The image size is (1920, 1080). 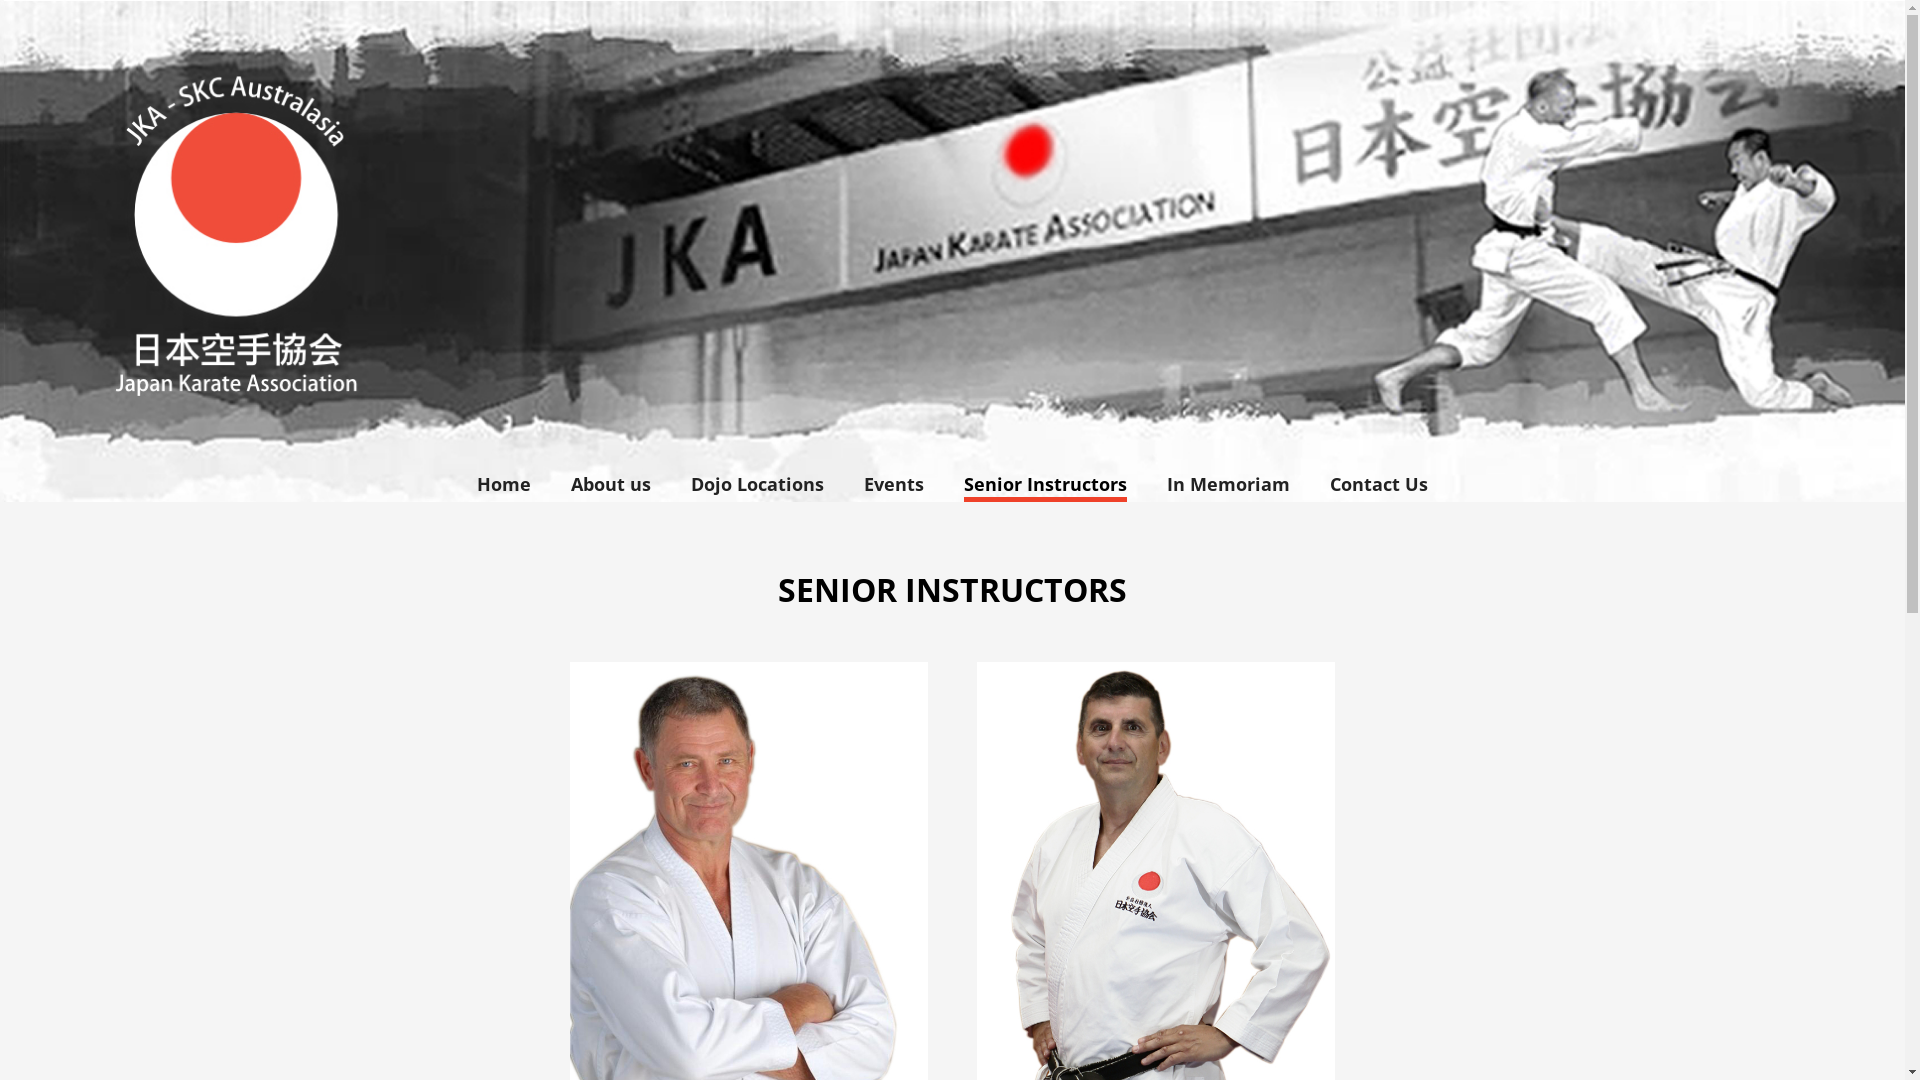 I want to click on 'Japan Karate Association', so click(x=951, y=249).